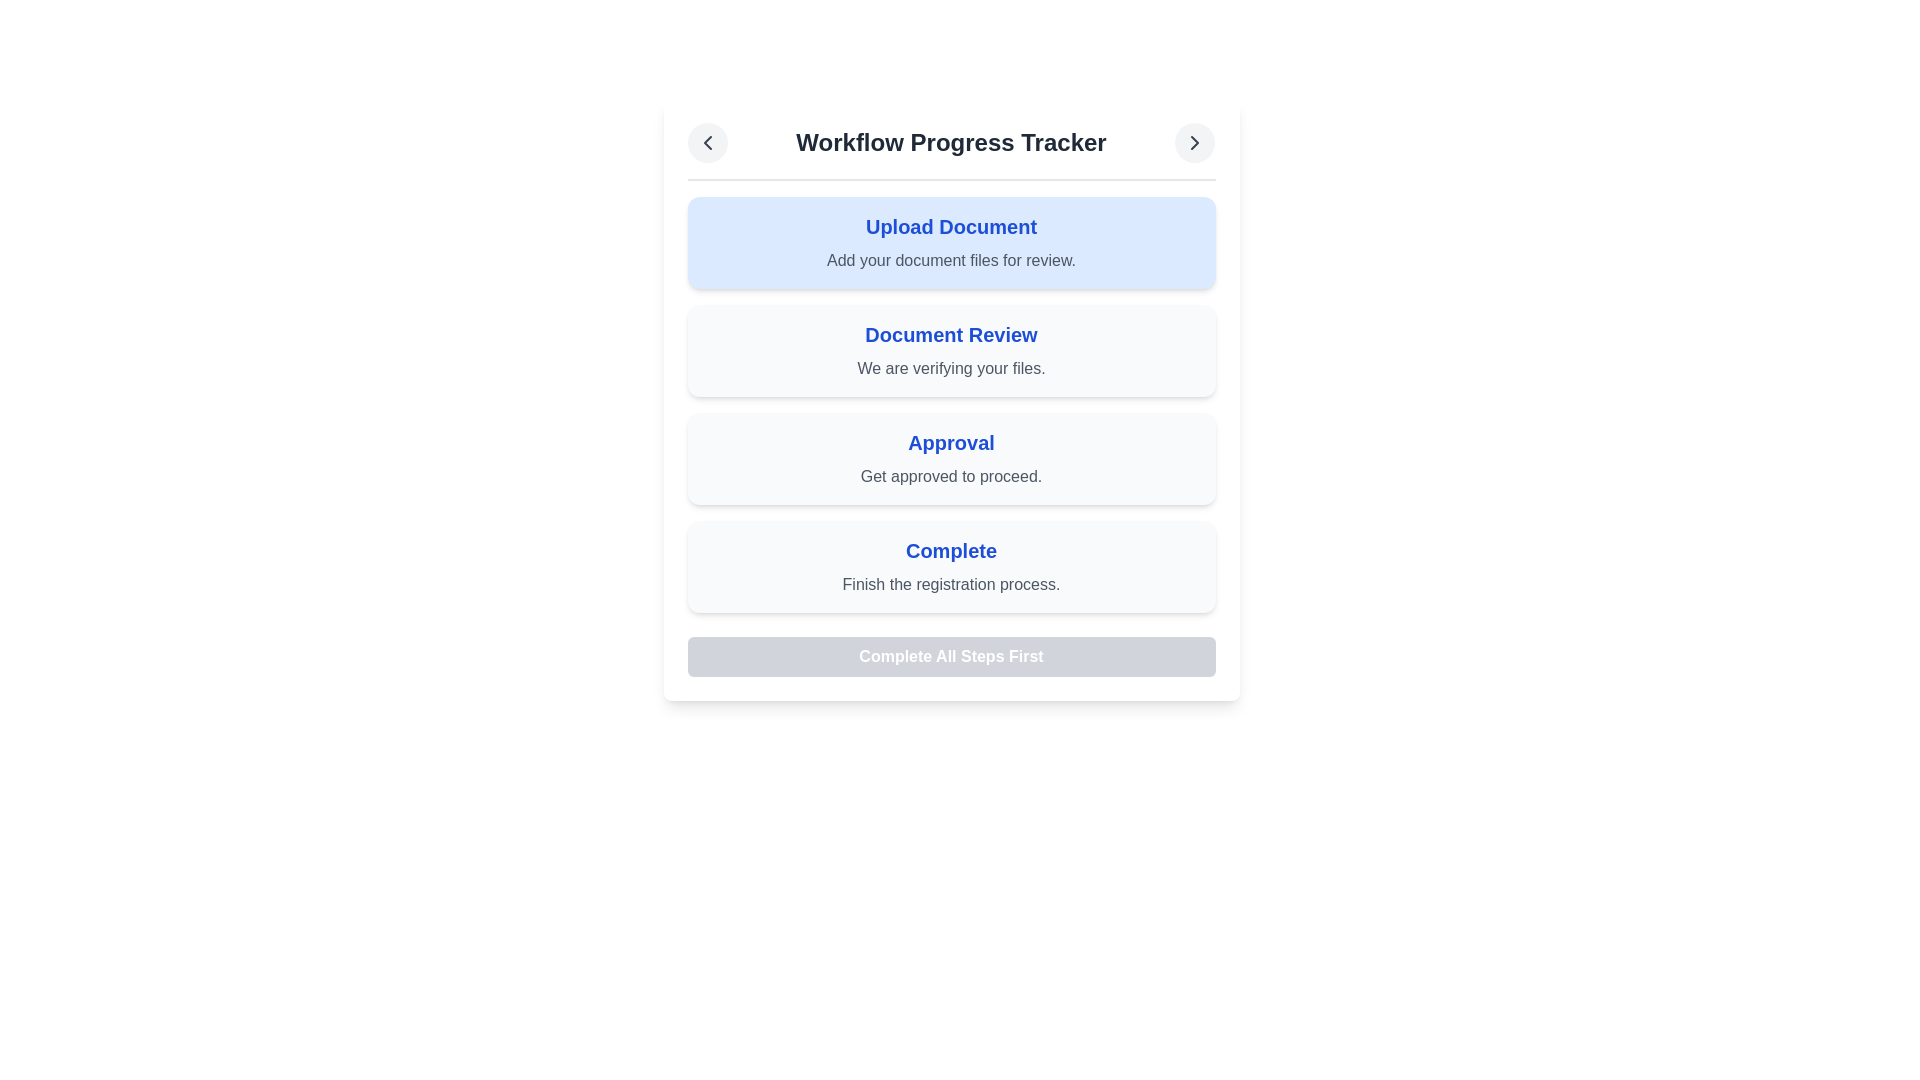 This screenshot has width=1920, height=1080. What do you see at coordinates (1195, 141) in the screenshot?
I see `the chevron icon located on the right side of the 'Workflow Progress Tracker' header` at bounding box center [1195, 141].